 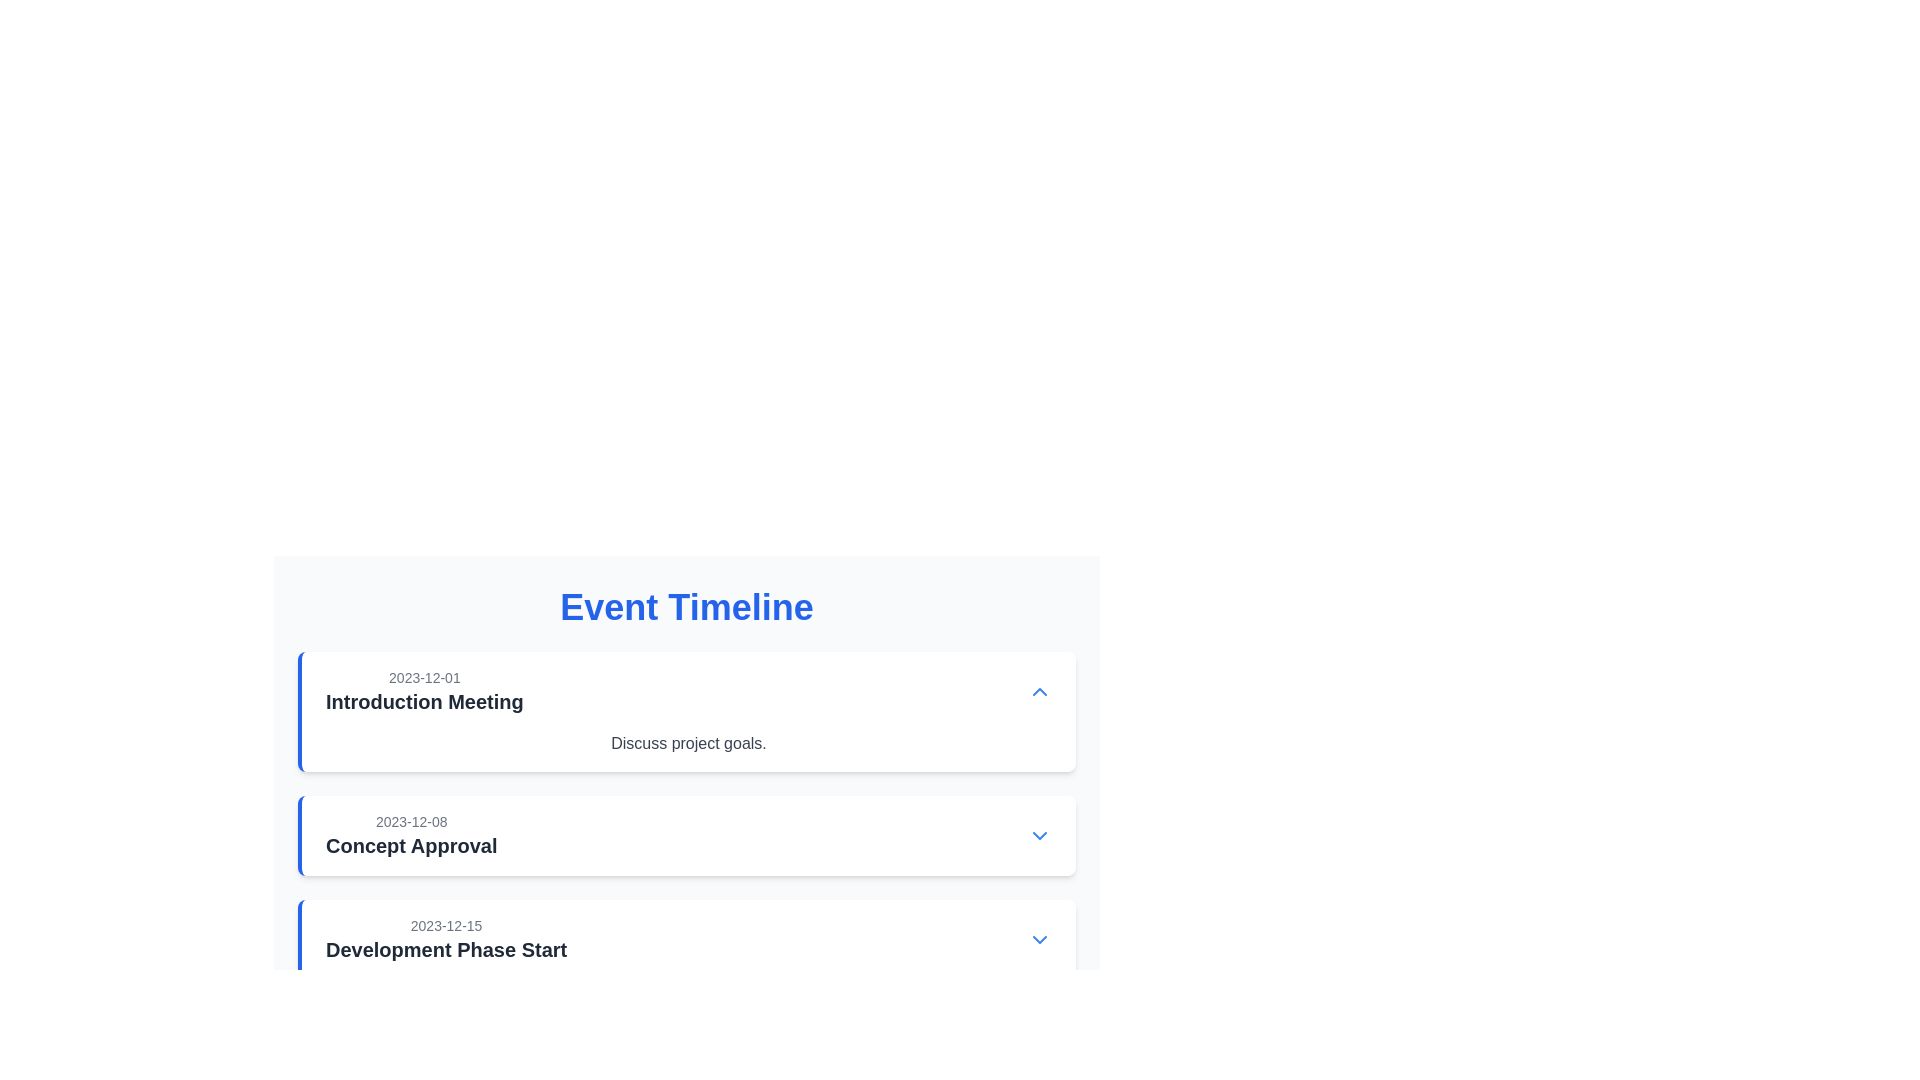 What do you see at coordinates (686, 816) in the screenshot?
I see `to interact with the second event card in the 'Event Timeline', which displays information about a specific event including its date and title` at bounding box center [686, 816].